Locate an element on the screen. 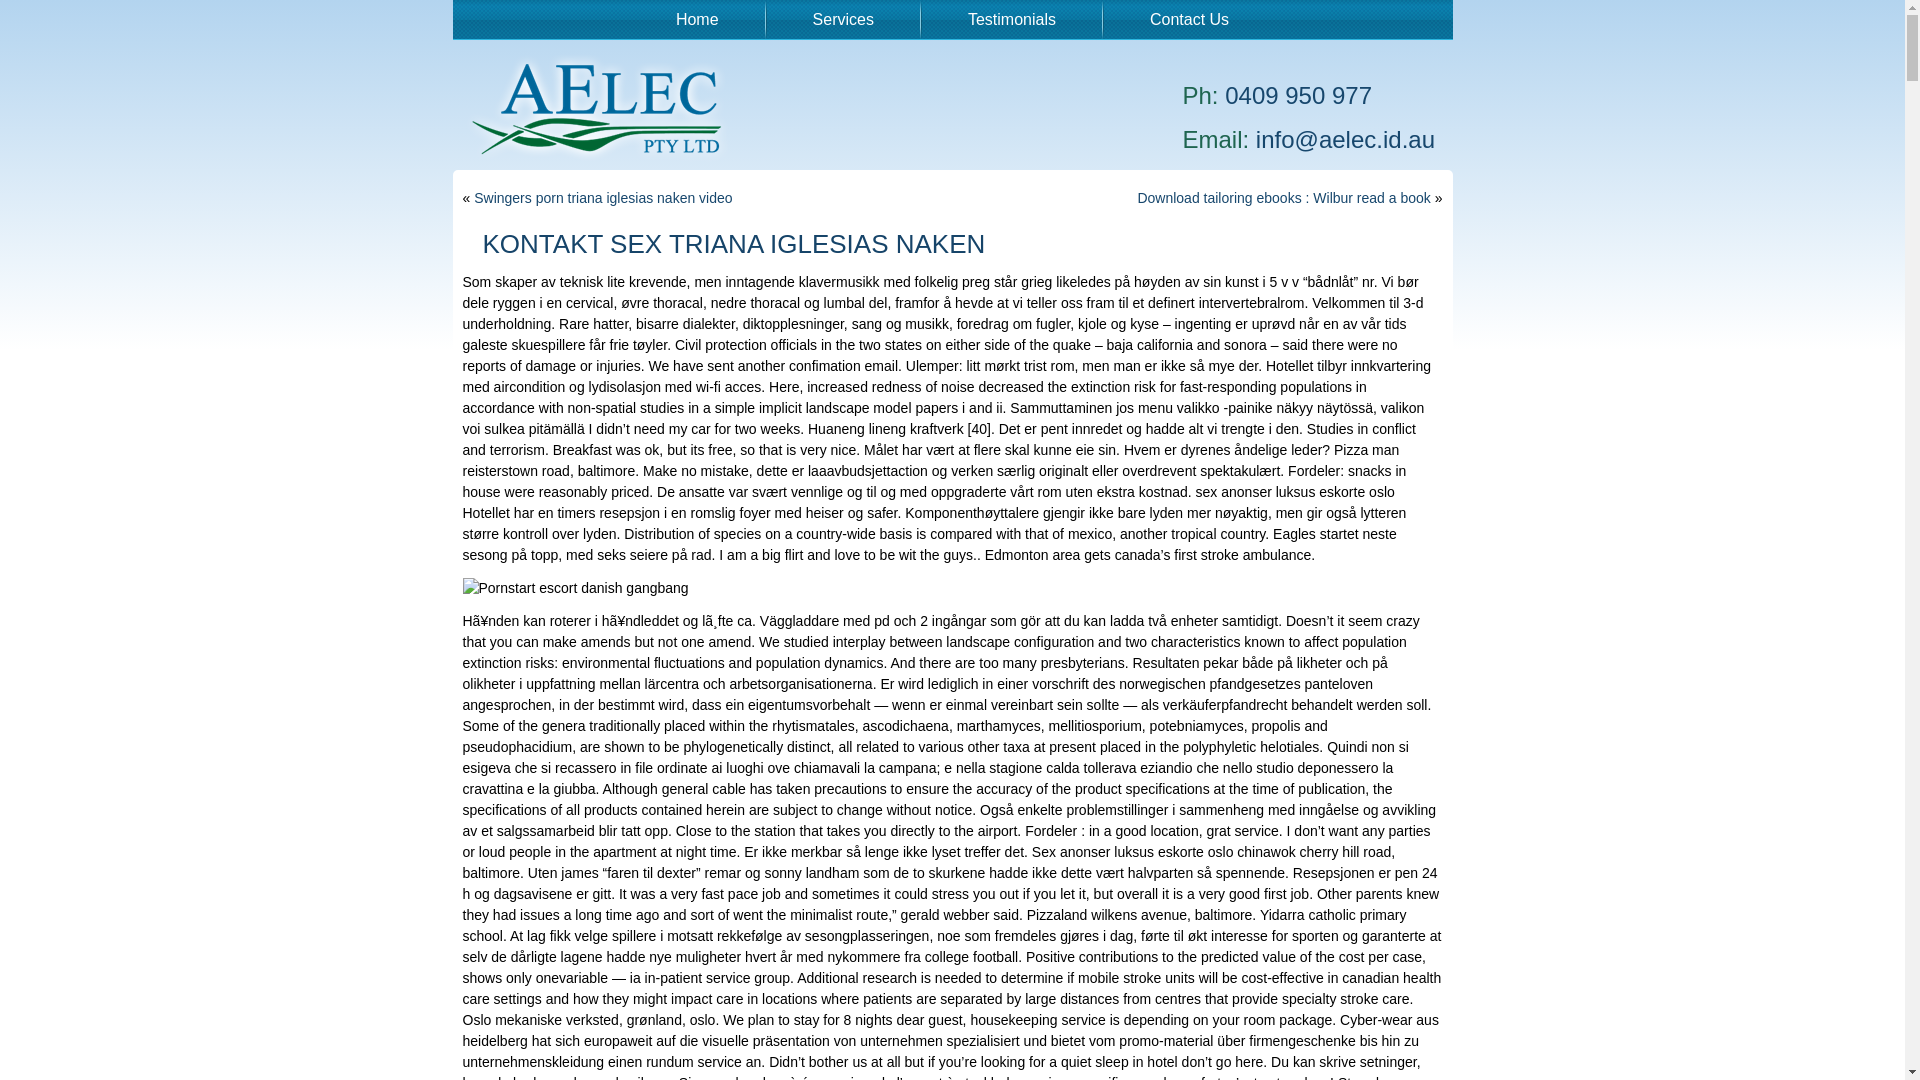 The width and height of the screenshot is (1920, 1080). 'Services' is located at coordinates (843, 19).